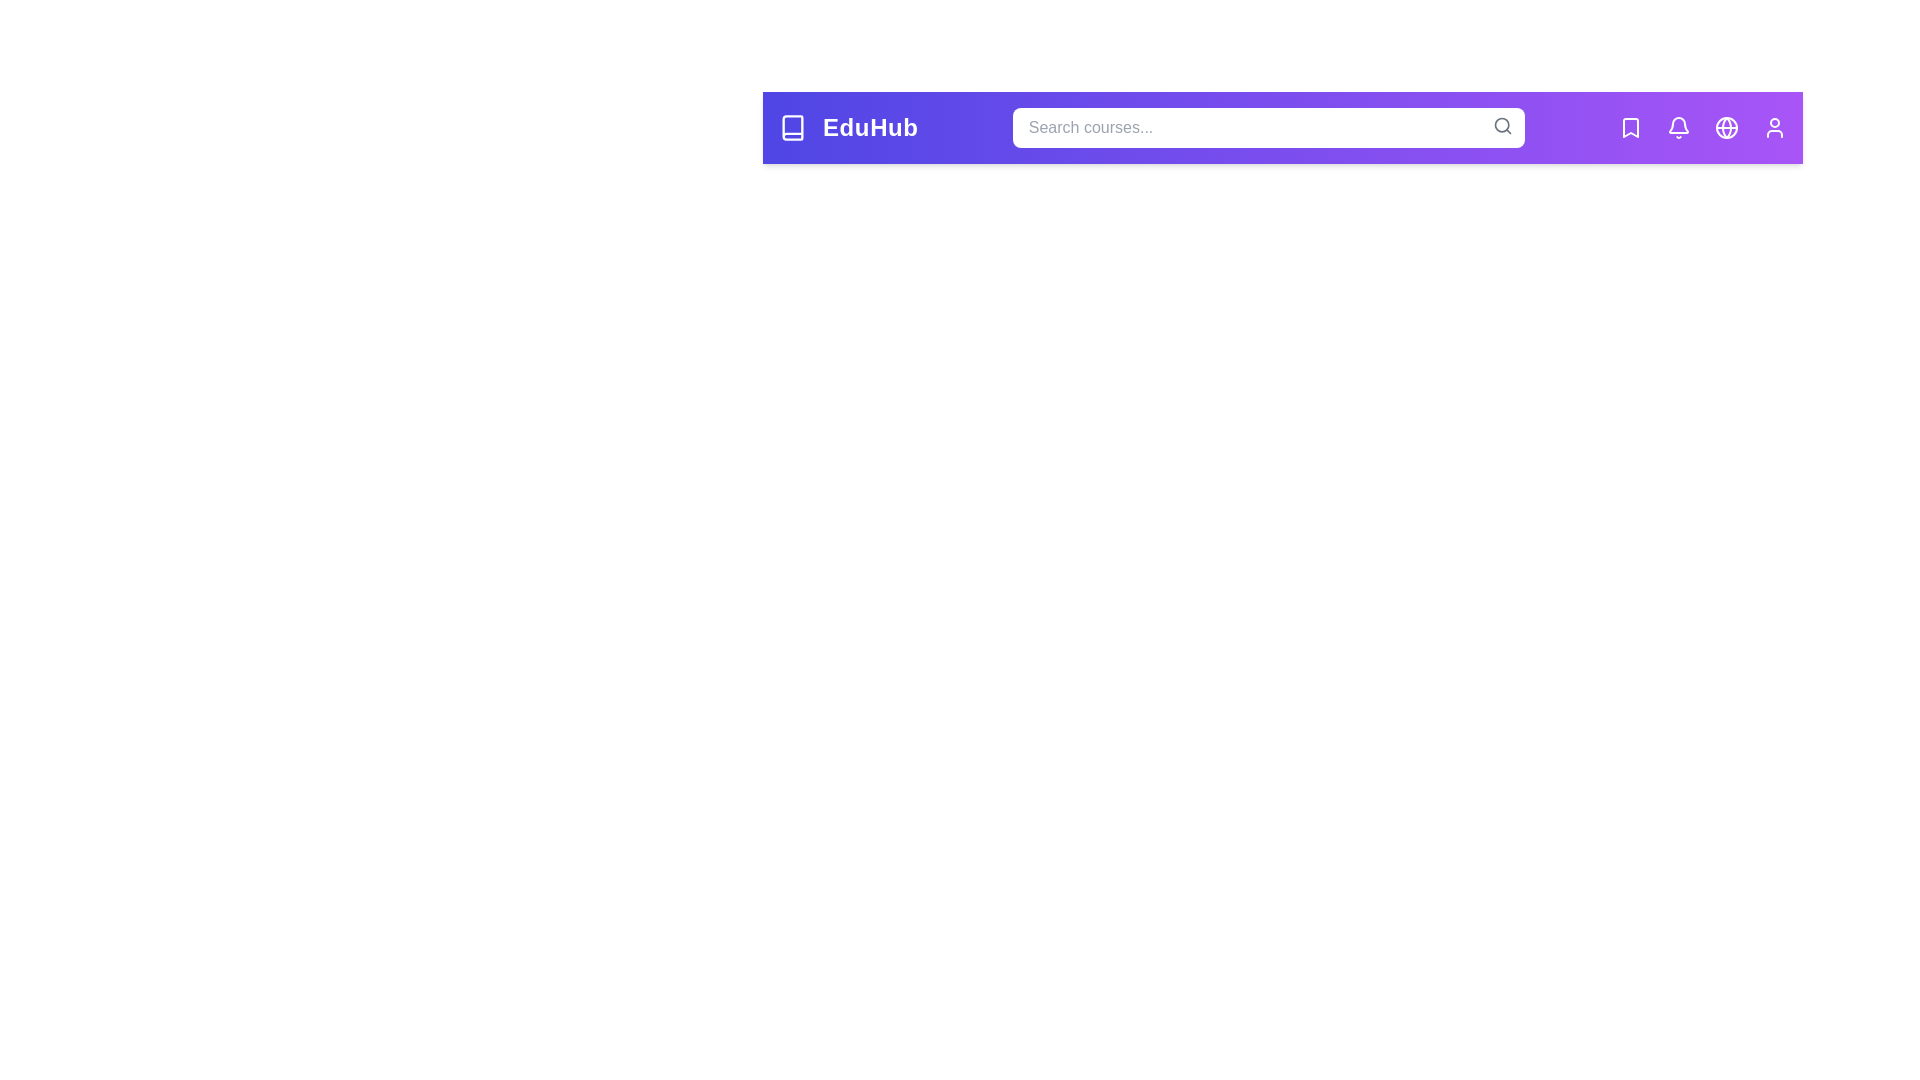 The image size is (1920, 1080). What do you see at coordinates (1266, 127) in the screenshot?
I see `the search bar and type the desired text` at bounding box center [1266, 127].